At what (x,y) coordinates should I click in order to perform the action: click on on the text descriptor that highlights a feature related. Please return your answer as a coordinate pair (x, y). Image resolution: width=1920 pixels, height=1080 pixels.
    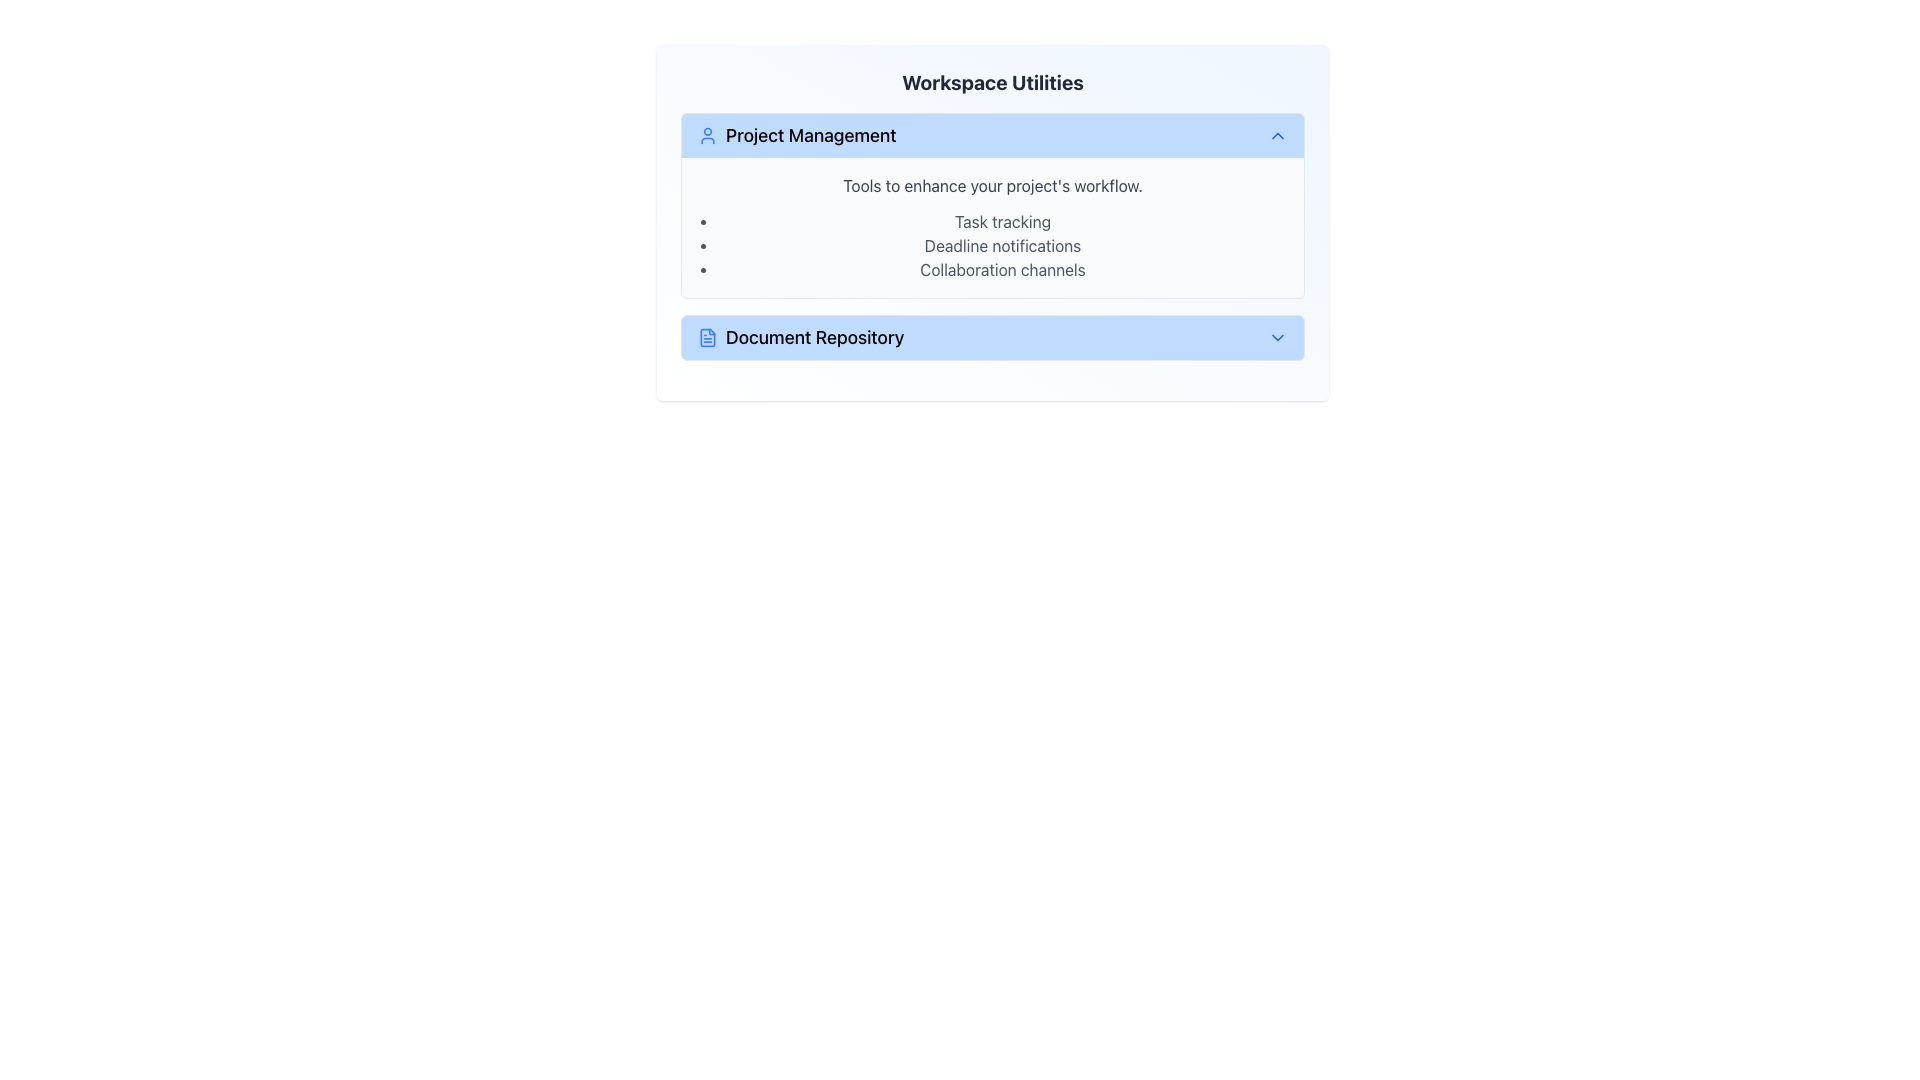
    Looking at the image, I should click on (1003, 245).